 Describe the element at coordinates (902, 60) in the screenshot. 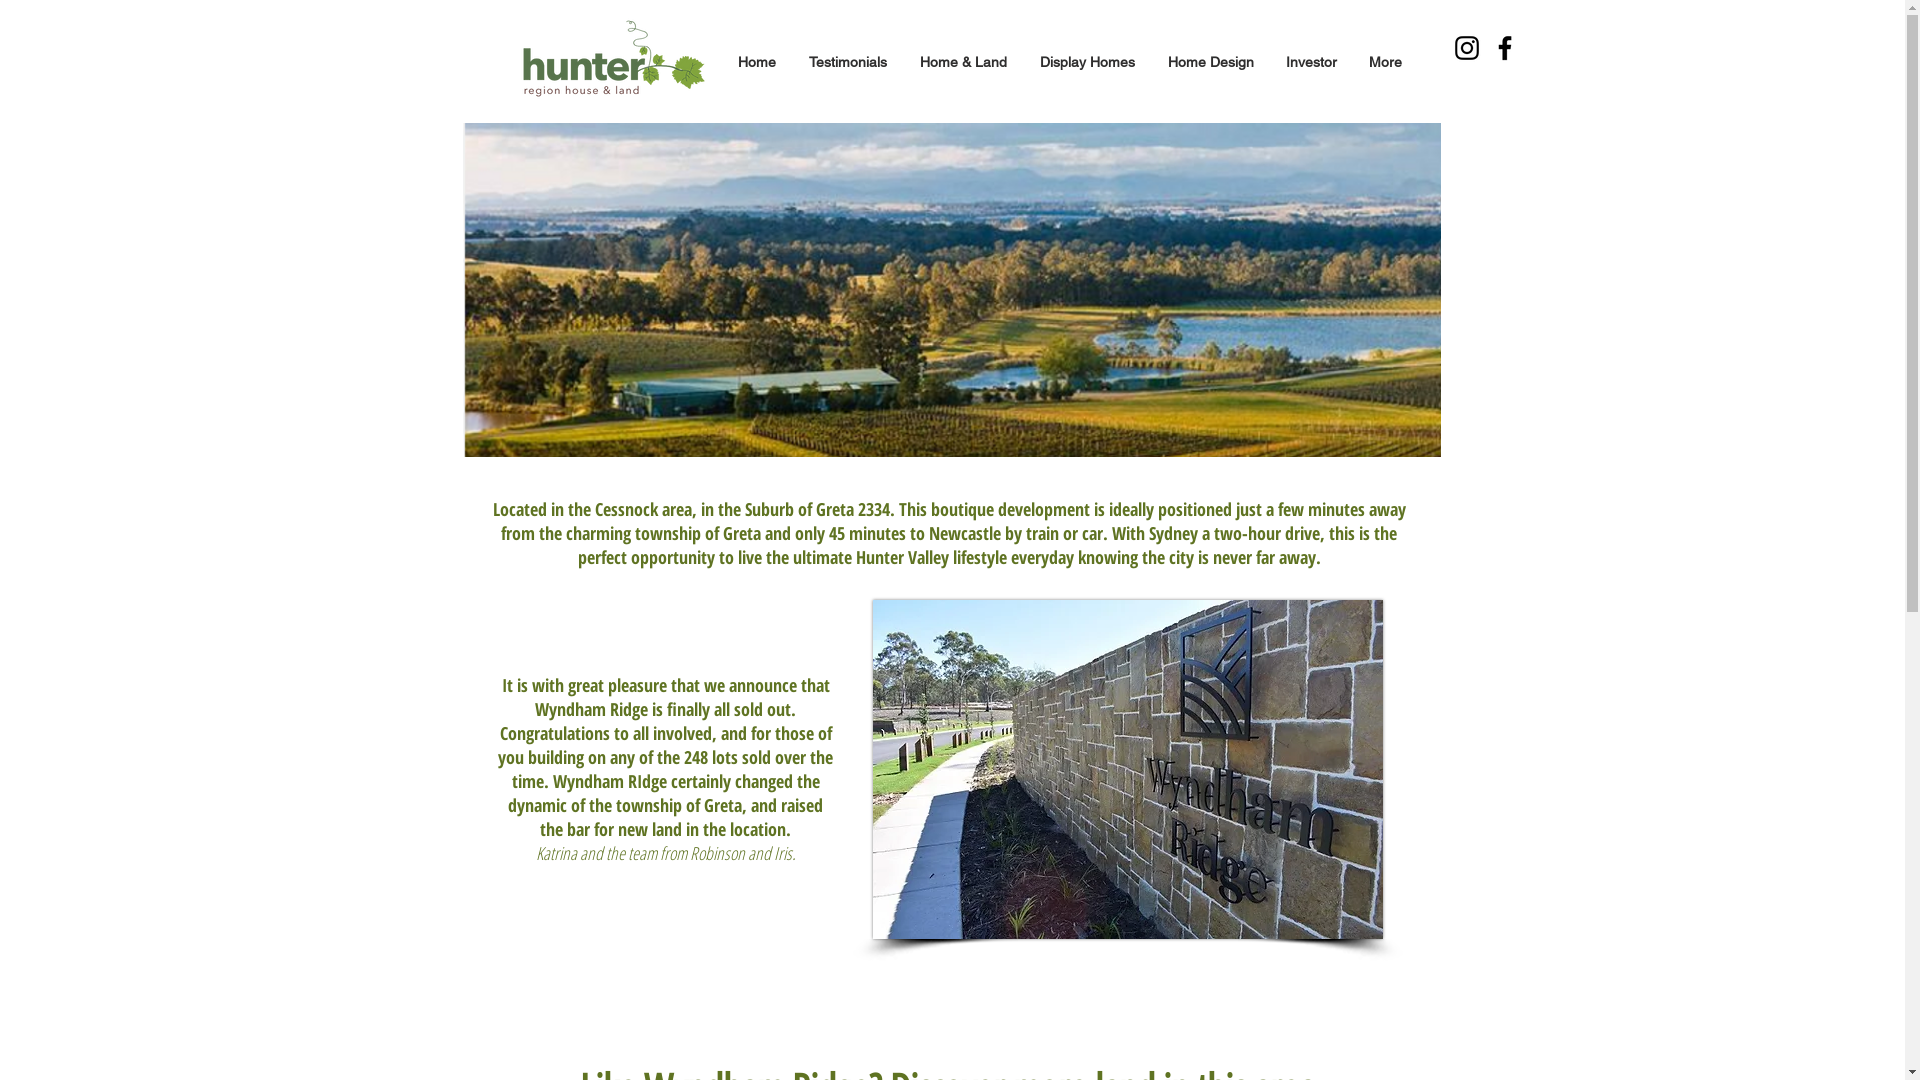

I see `'Home & Land'` at that location.